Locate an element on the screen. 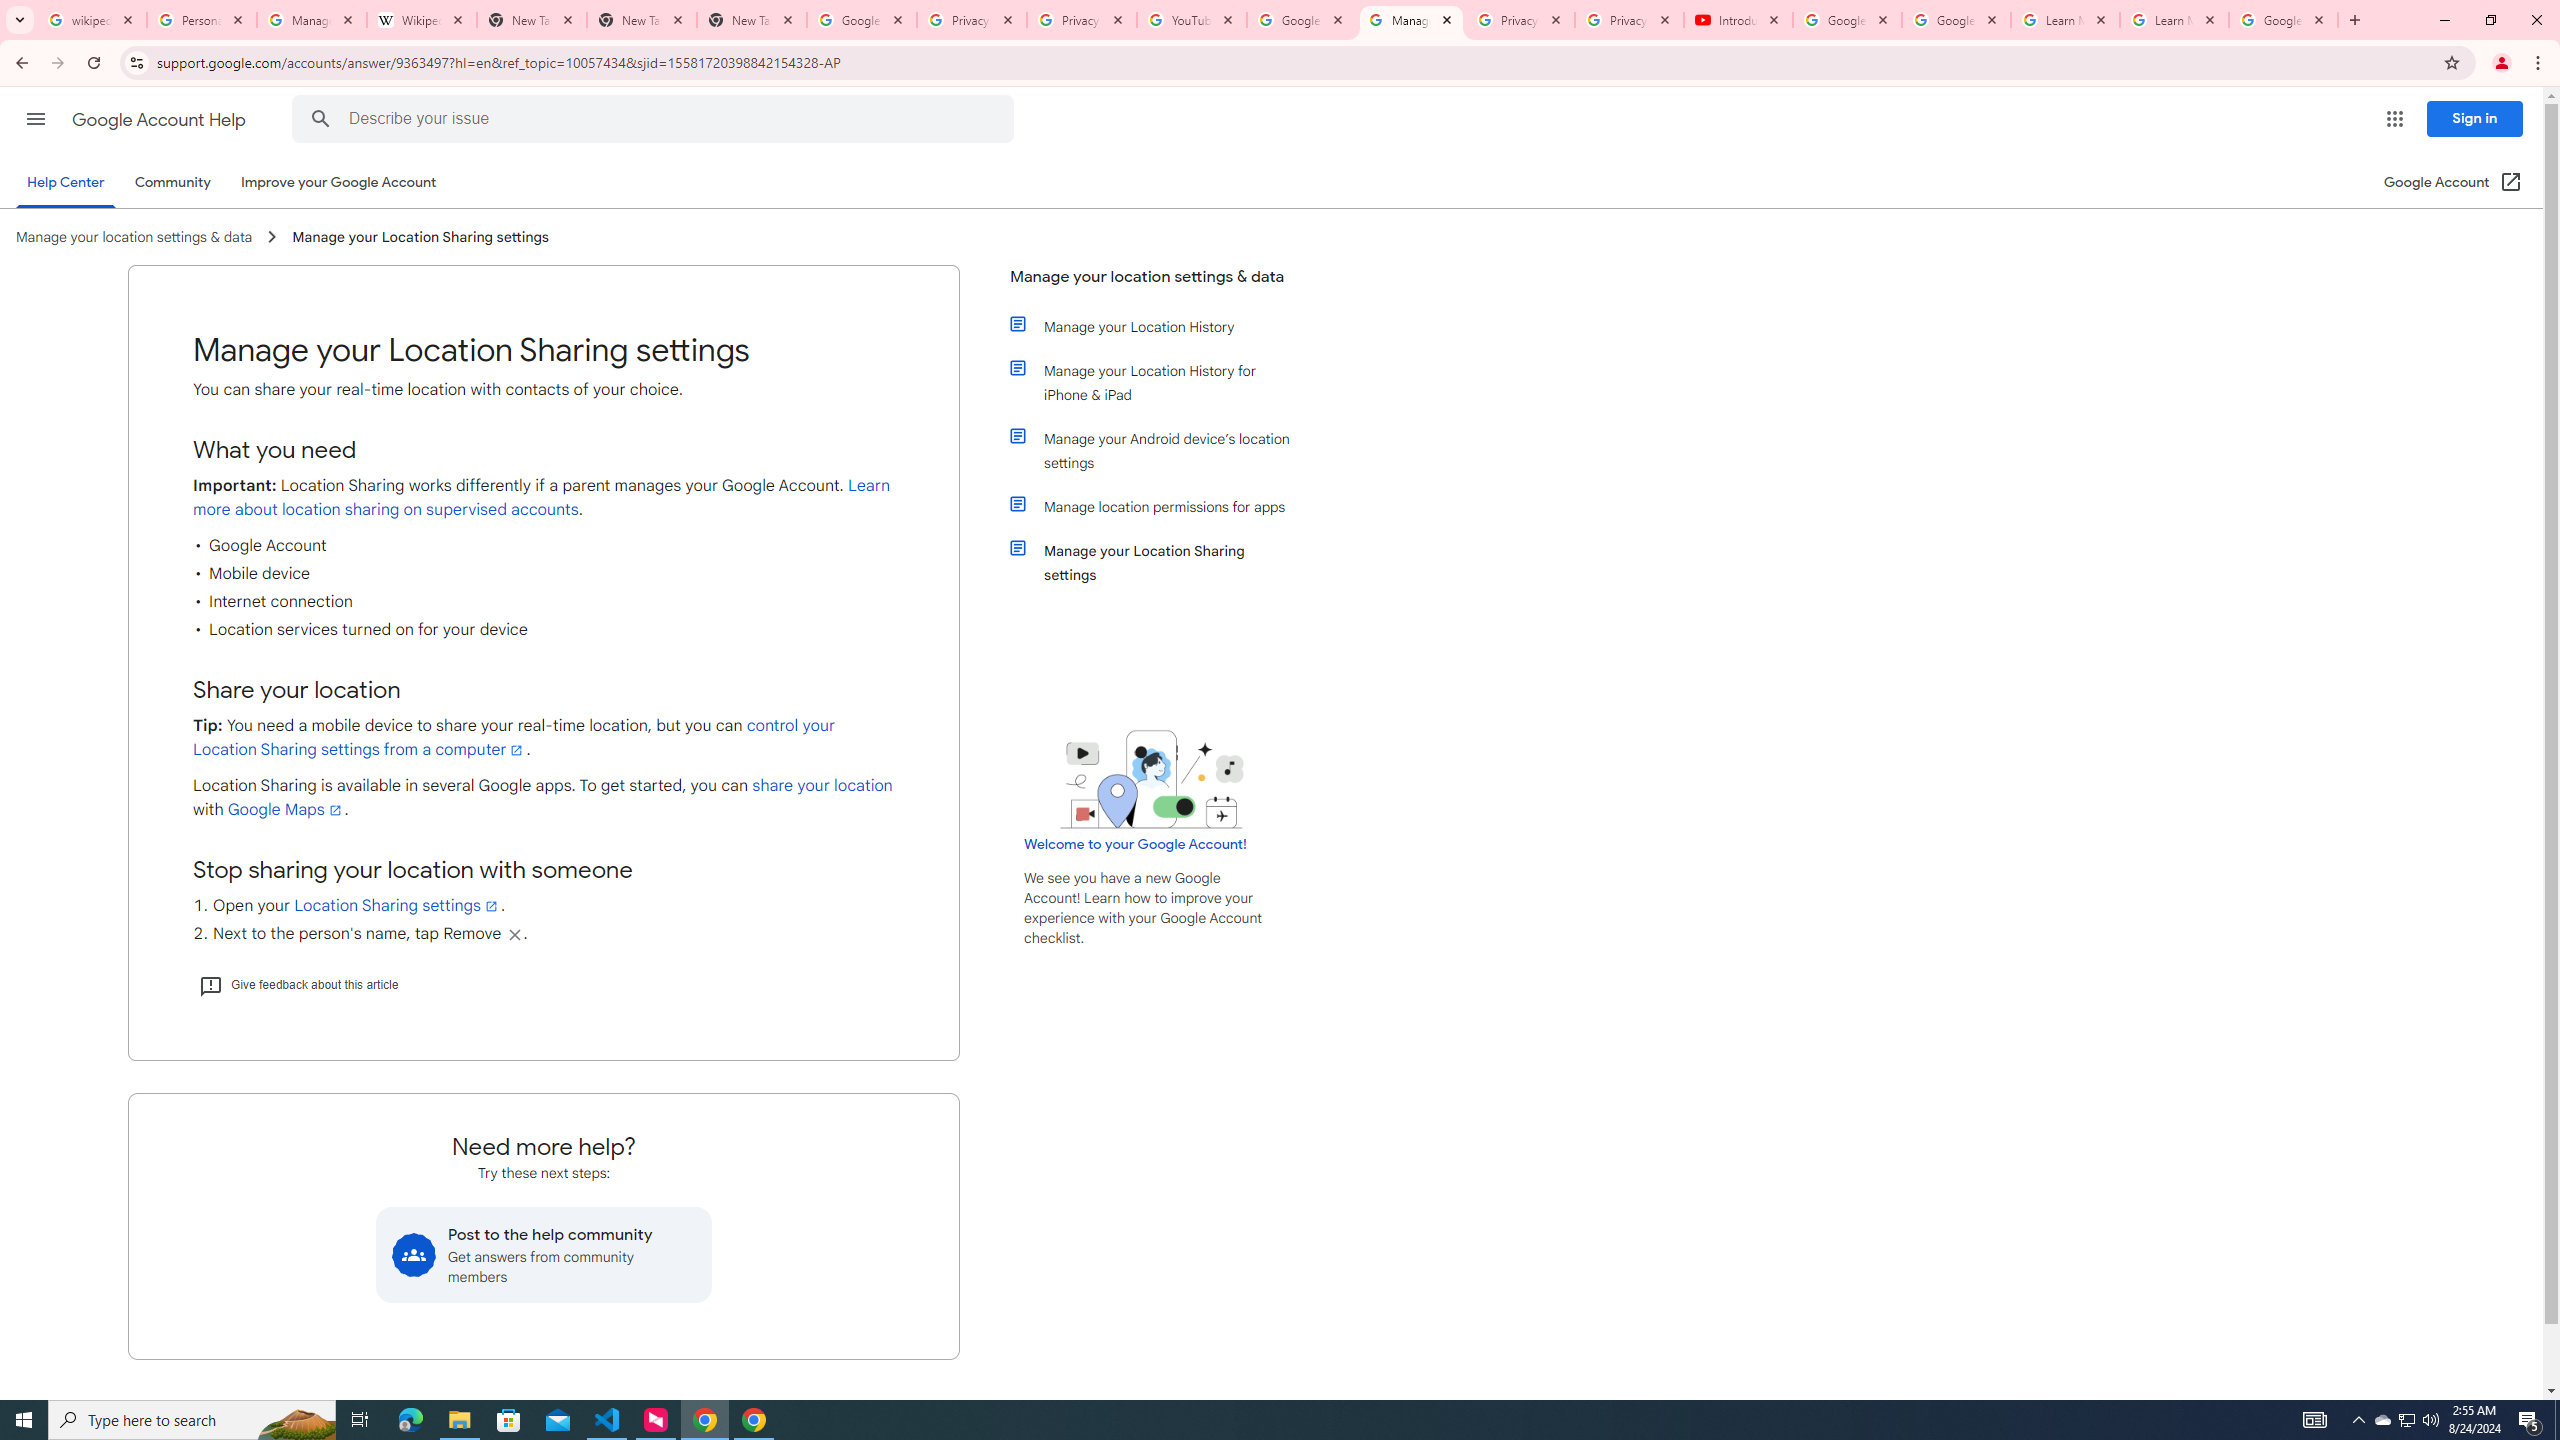  'Google Account Help' is located at coordinates (160, 119).